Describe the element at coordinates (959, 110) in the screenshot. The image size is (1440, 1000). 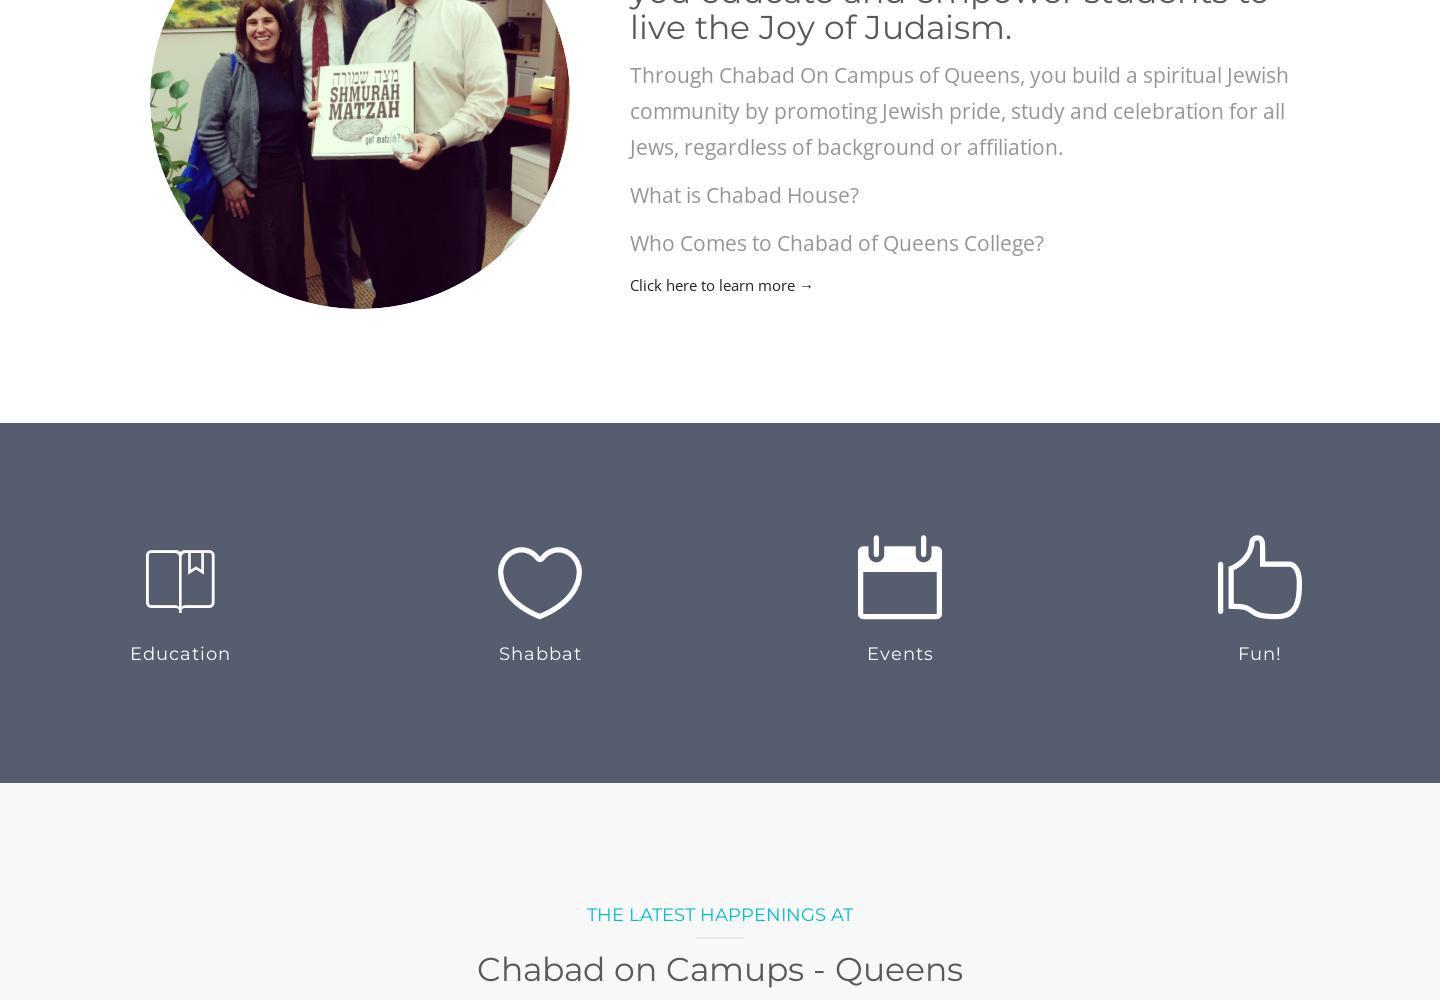
I see `'Through Chabad On Campus of Queens, you build a spiritual Jewish community by promoting Jewish pride, study and celebration for all Jews, regardless of background or affiliation.'` at that location.